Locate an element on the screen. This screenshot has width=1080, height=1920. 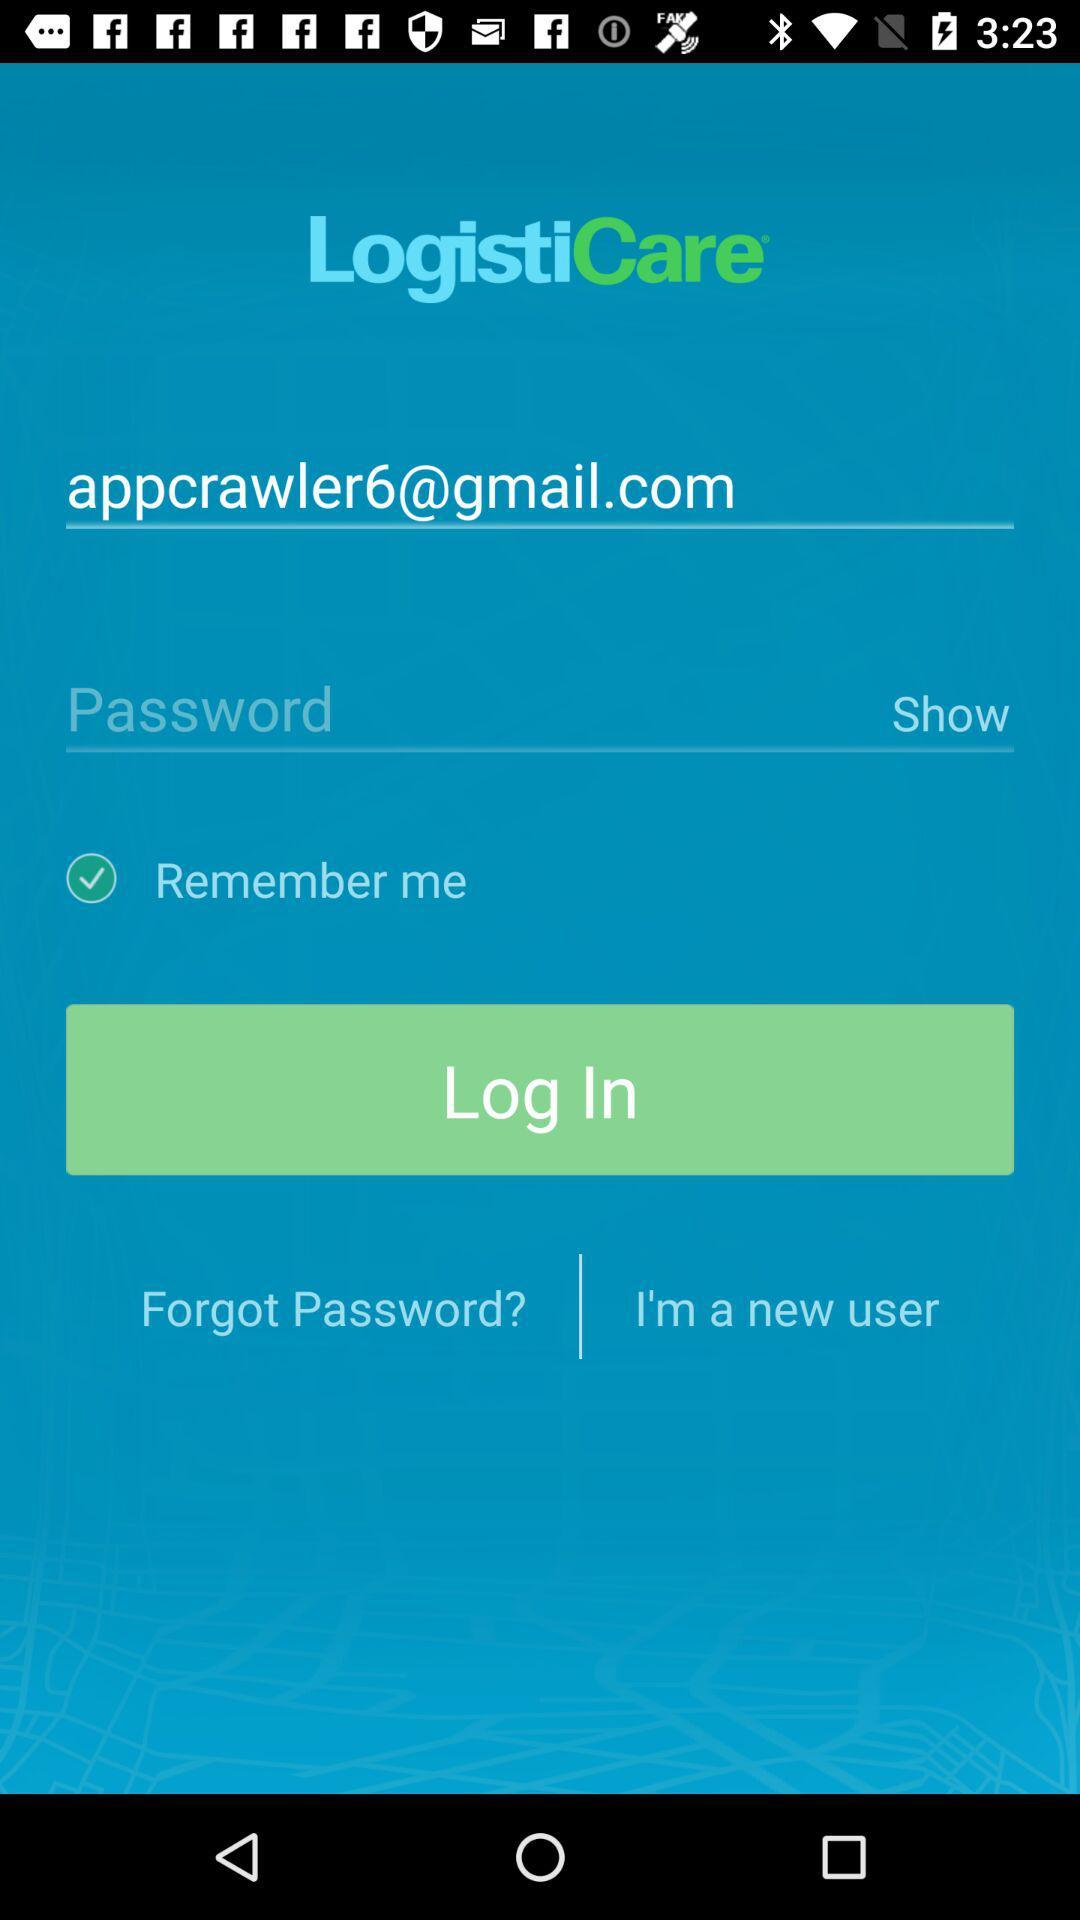
forgot password? icon is located at coordinates (332, 1306).